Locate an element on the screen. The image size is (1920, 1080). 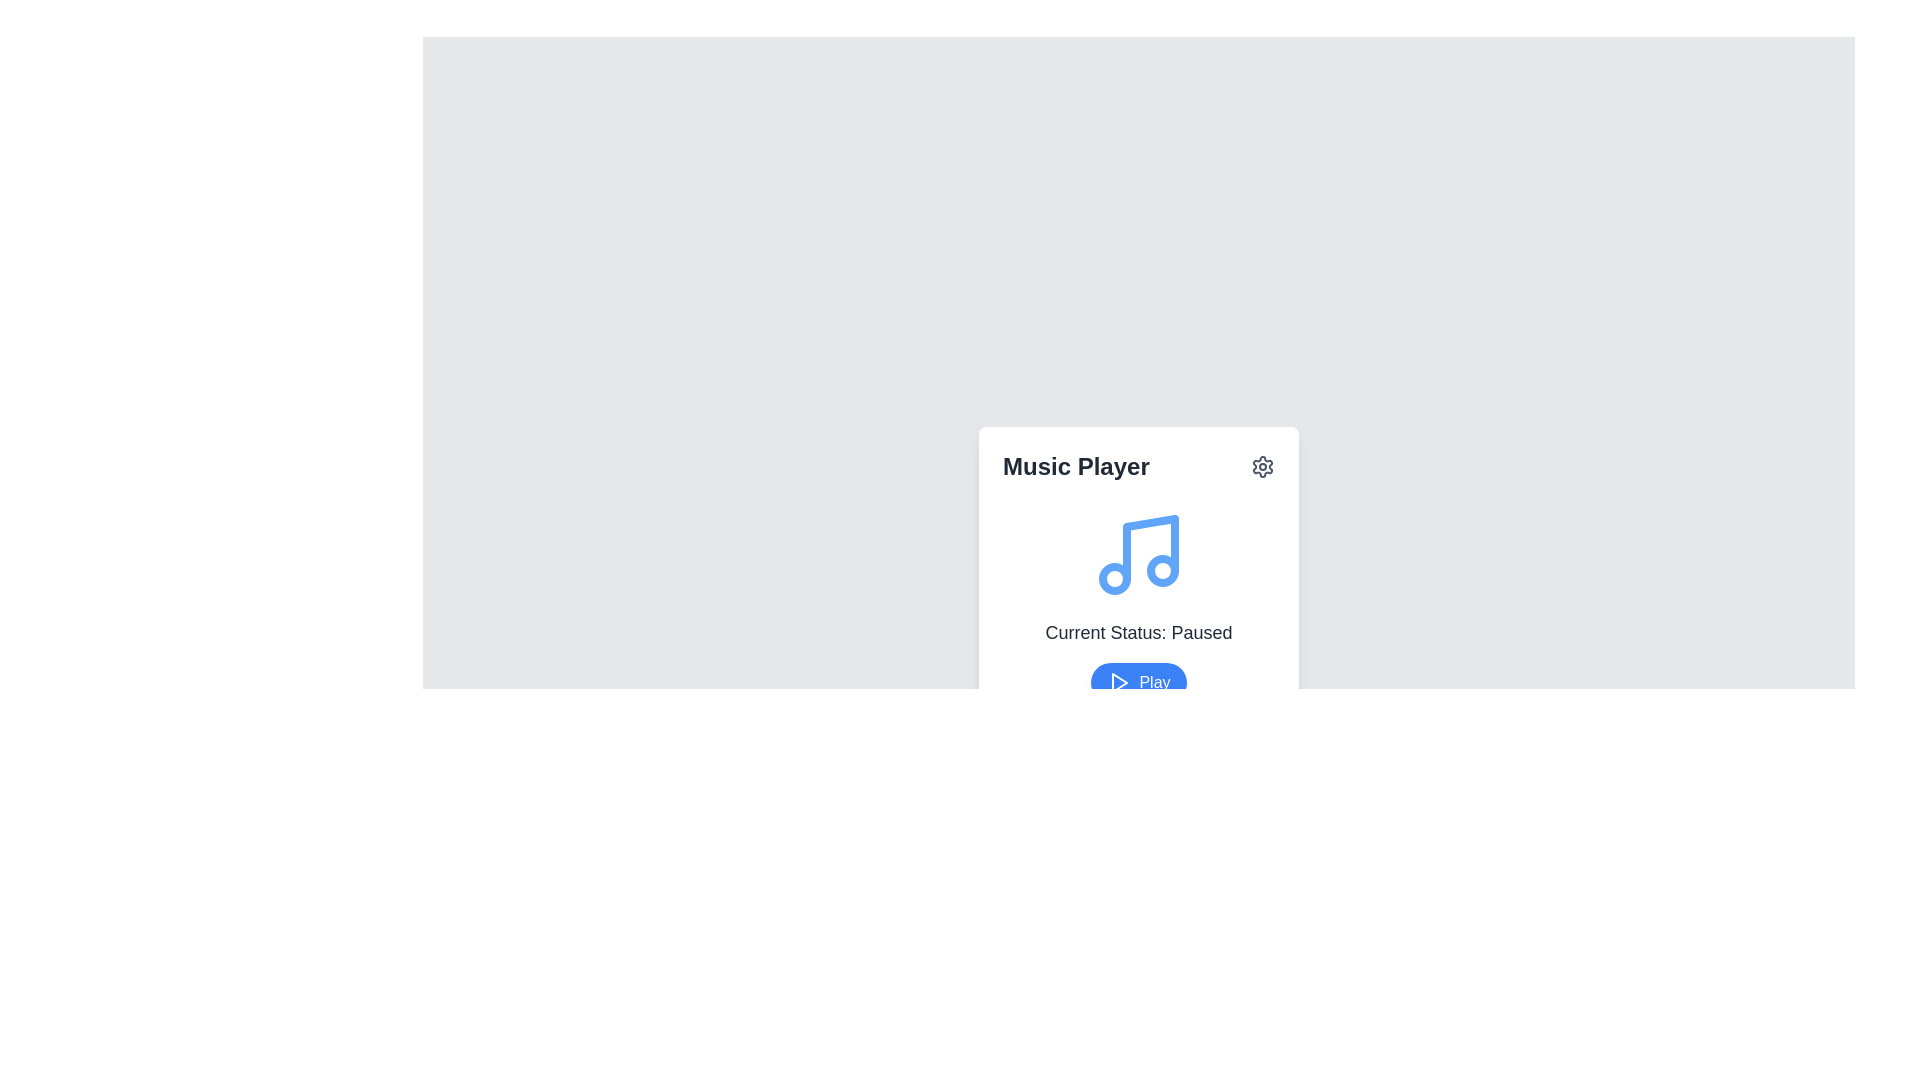
the text label that reads 'Current Status: Paused', which is located in the music player interface, below the musical note icon and above the 'Play' button is located at coordinates (1138, 632).